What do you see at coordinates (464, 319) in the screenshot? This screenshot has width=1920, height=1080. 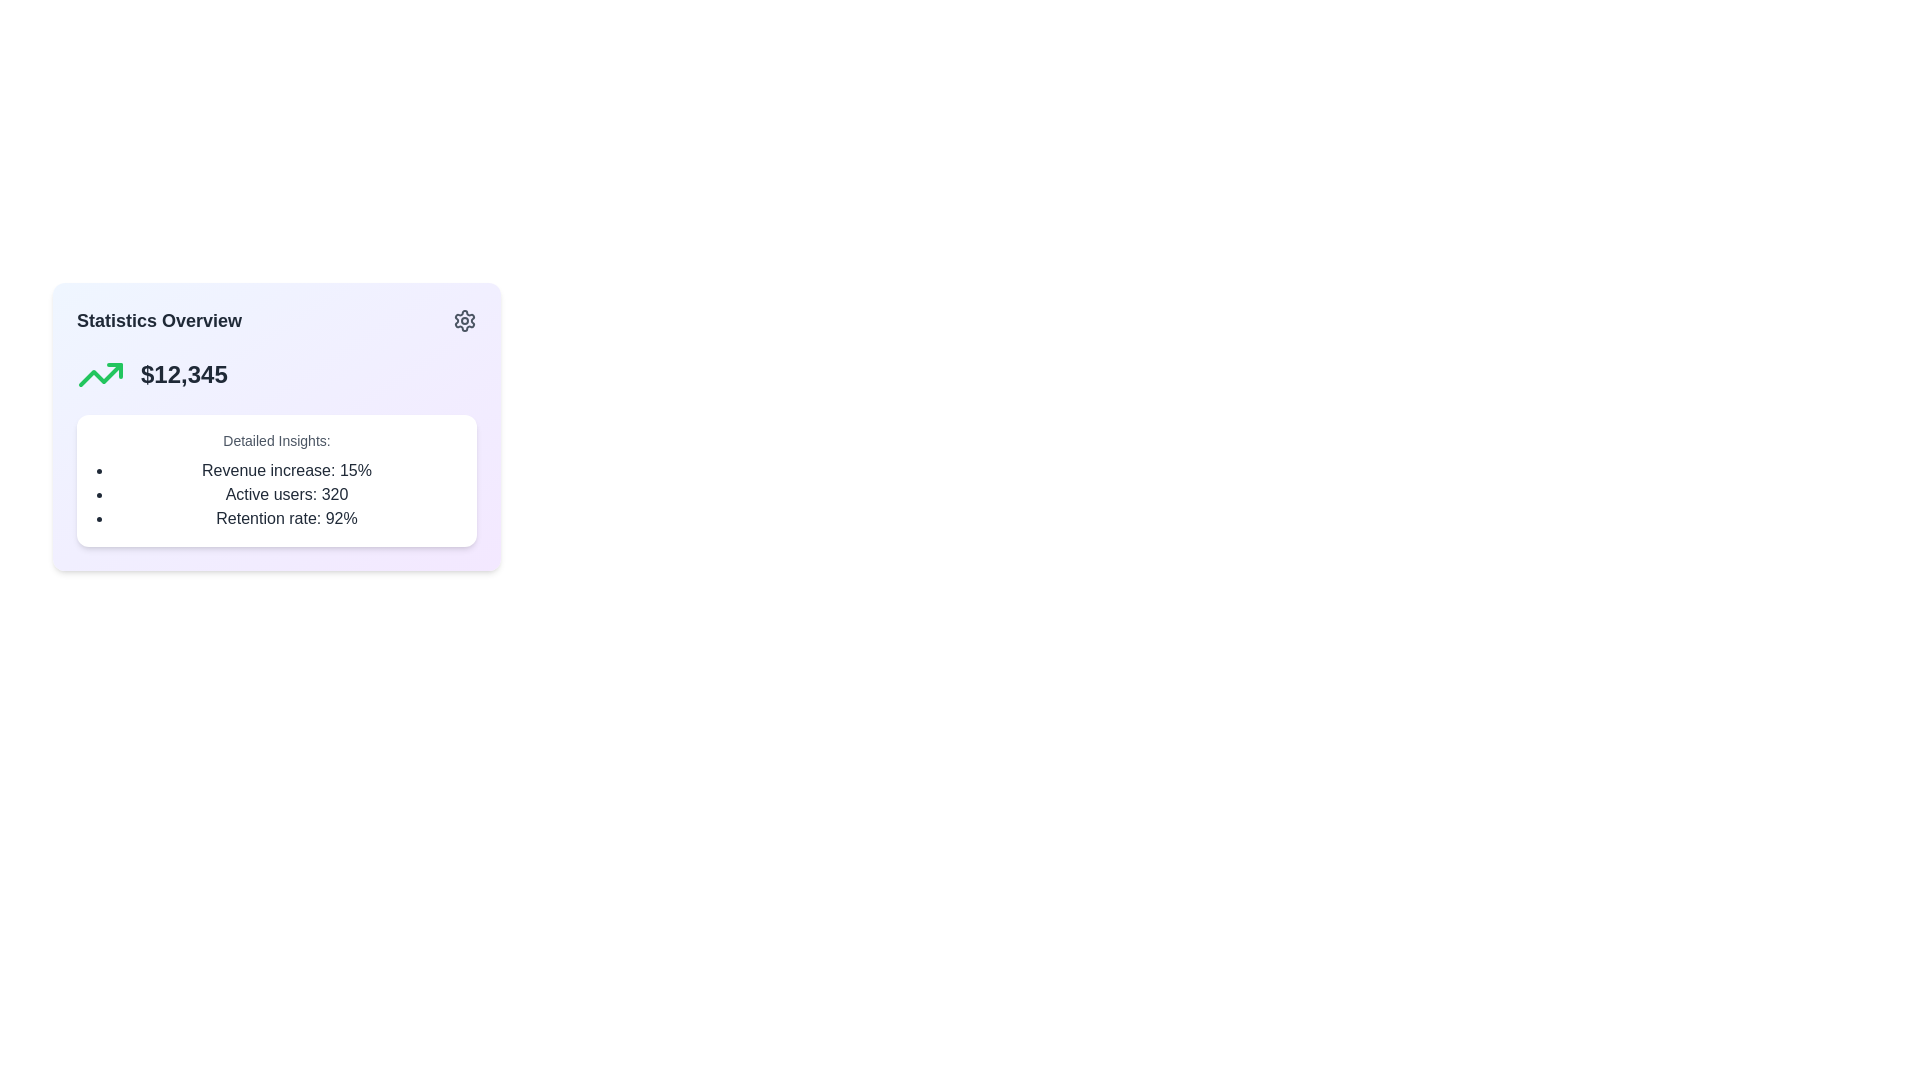 I see `the left component of the gear-shaped SVG settings icon located in the top-right corner of the 'Statistics Overview' card` at bounding box center [464, 319].